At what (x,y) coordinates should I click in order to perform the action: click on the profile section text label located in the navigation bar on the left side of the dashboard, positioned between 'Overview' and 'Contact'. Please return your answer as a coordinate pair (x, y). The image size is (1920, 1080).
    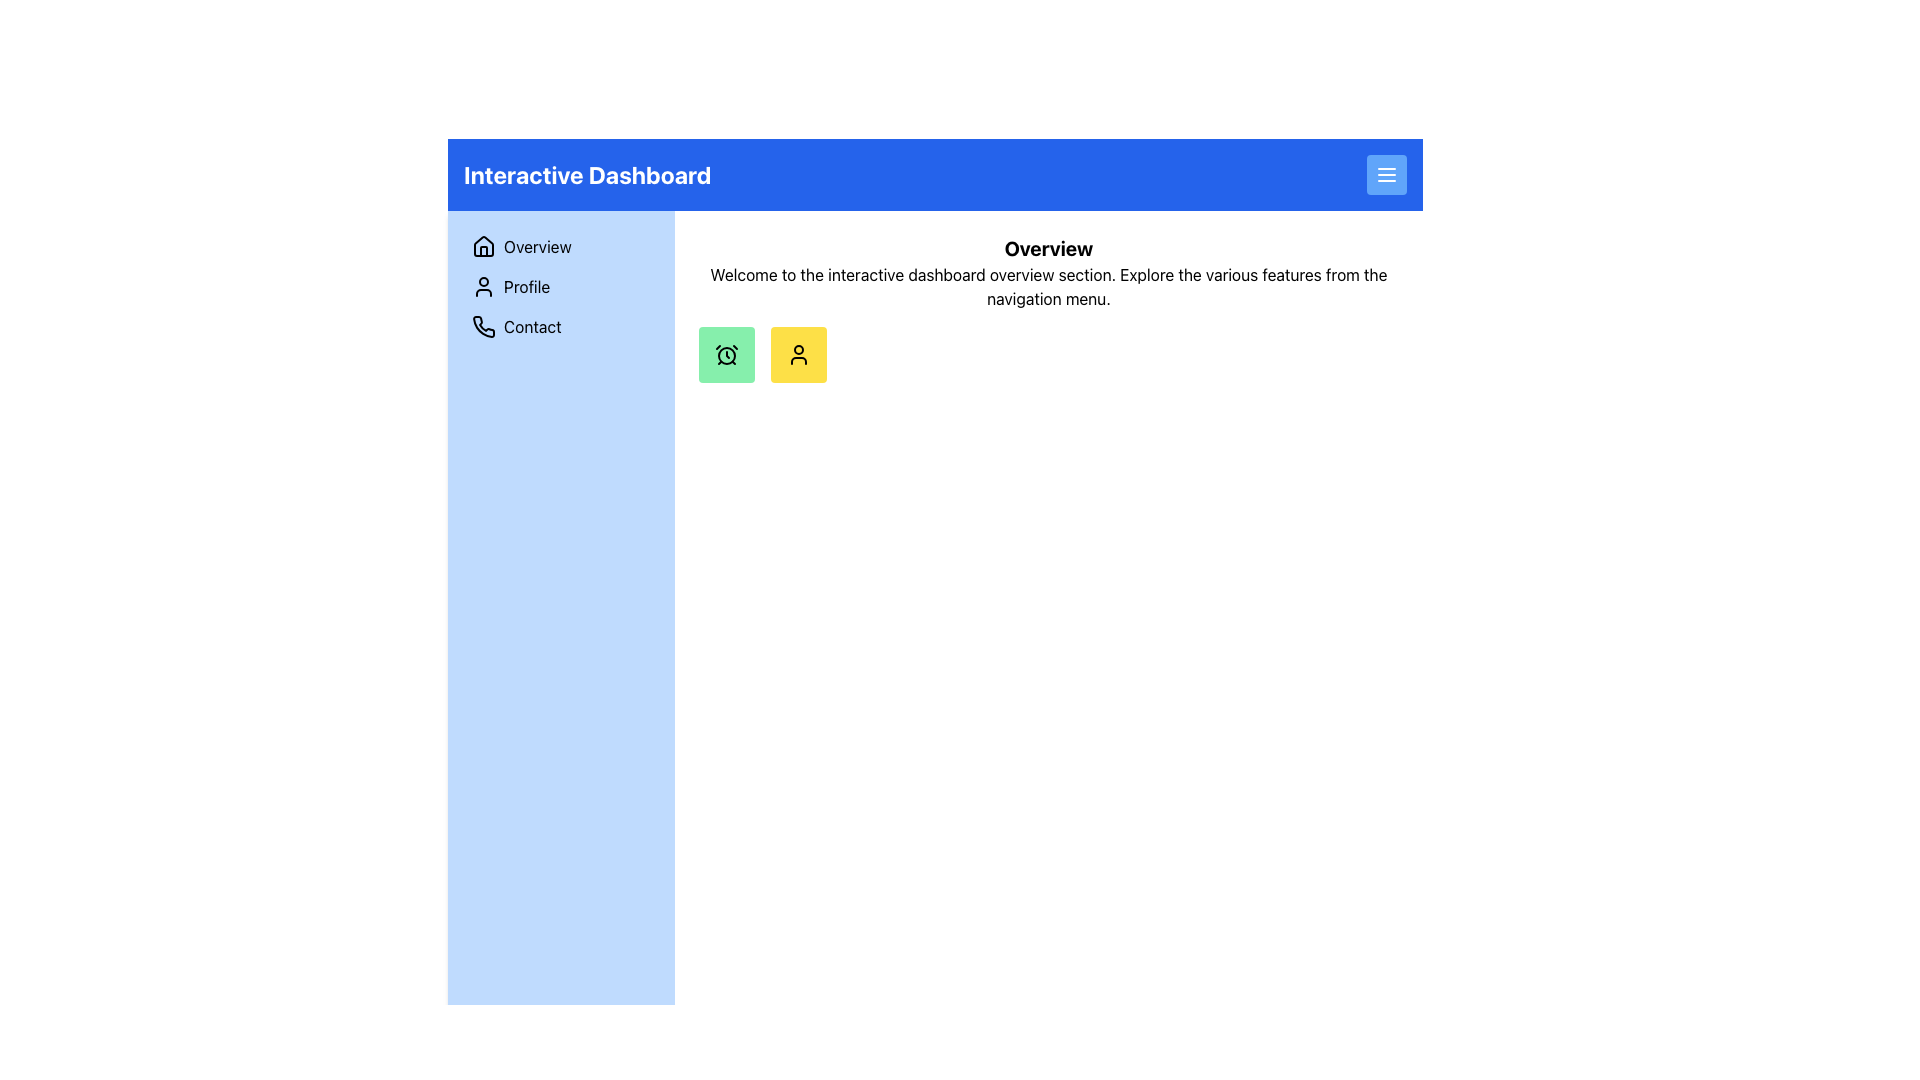
    Looking at the image, I should click on (527, 286).